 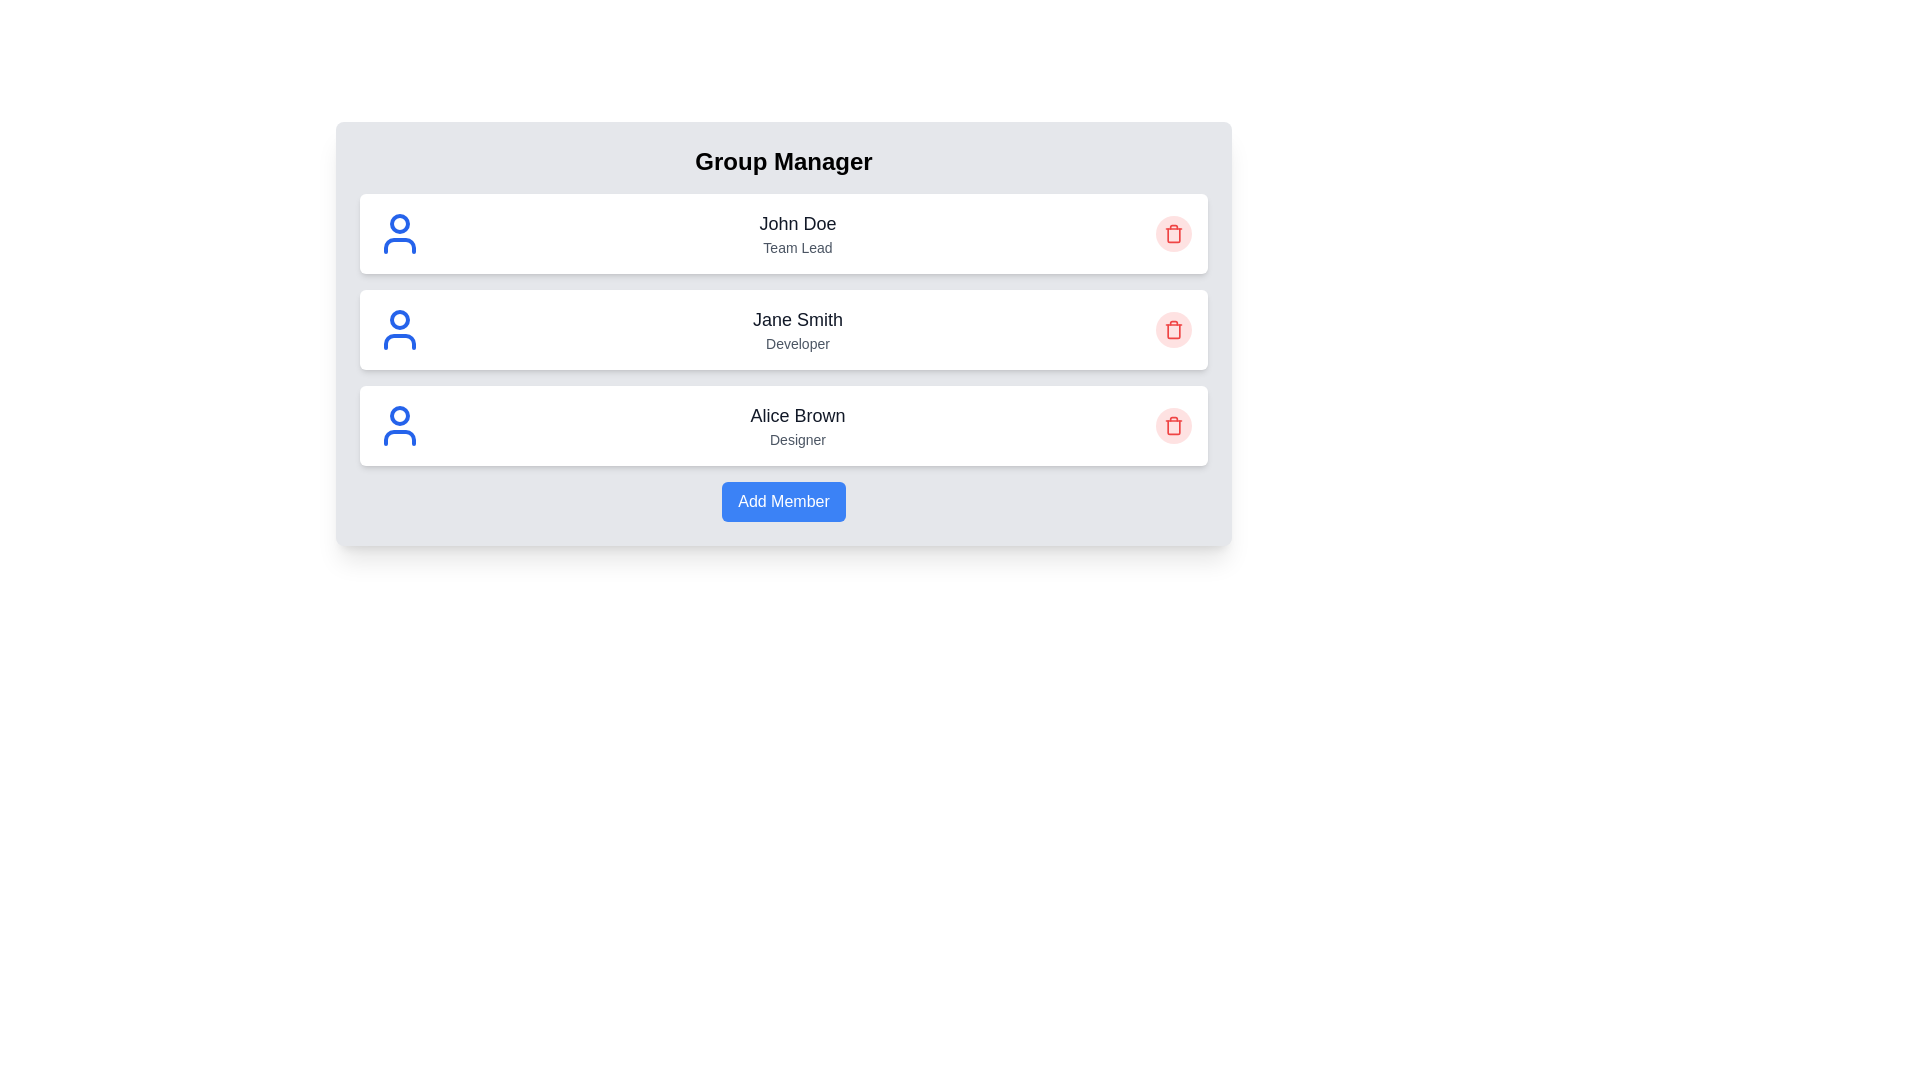 What do you see at coordinates (1174, 329) in the screenshot?
I see `the Icon button located in the top-right corner of the second row` at bounding box center [1174, 329].